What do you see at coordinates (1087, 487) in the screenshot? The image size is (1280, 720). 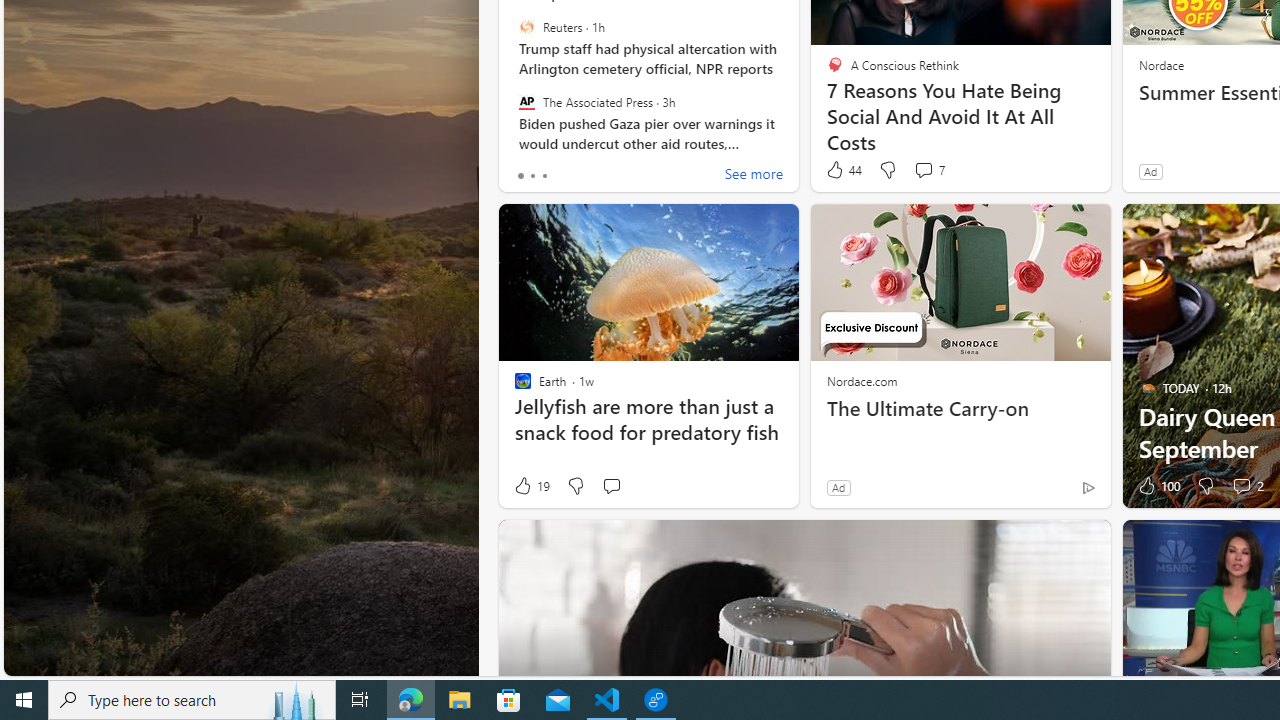 I see `'Ad Choice'` at bounding box center [1087, 487].